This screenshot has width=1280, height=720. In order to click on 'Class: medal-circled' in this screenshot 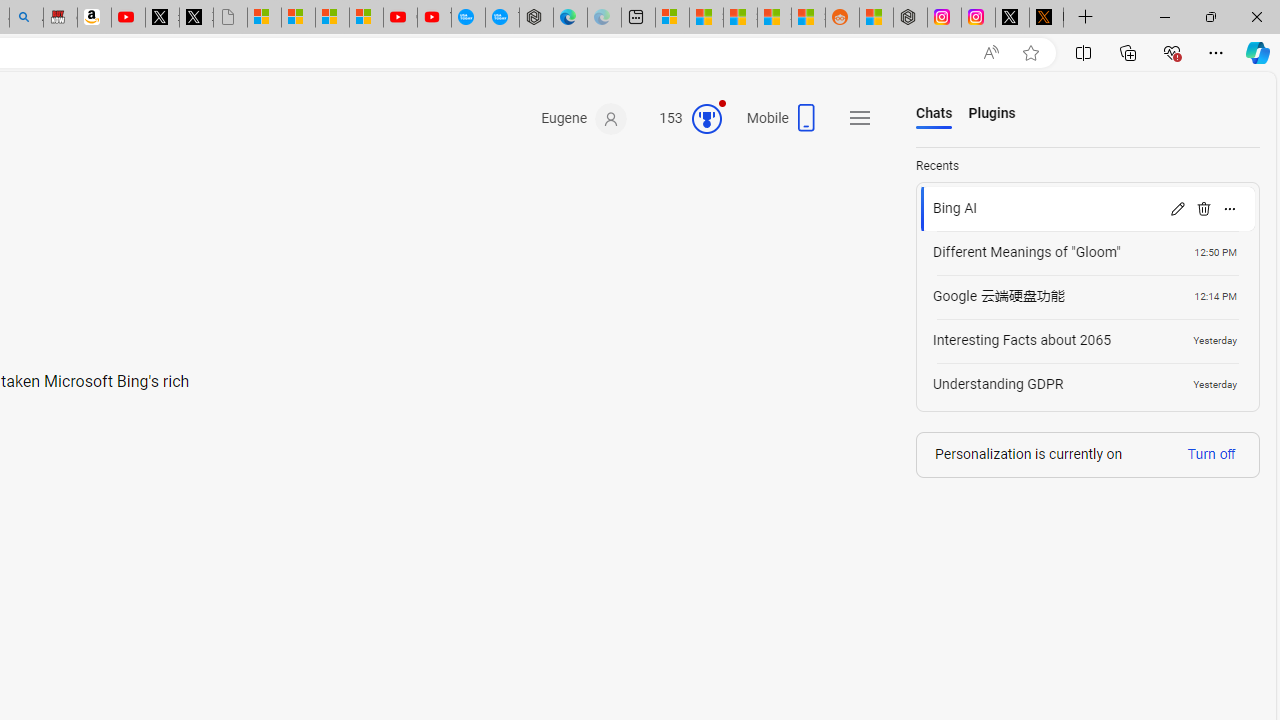, I will do `click(706, 119)`.